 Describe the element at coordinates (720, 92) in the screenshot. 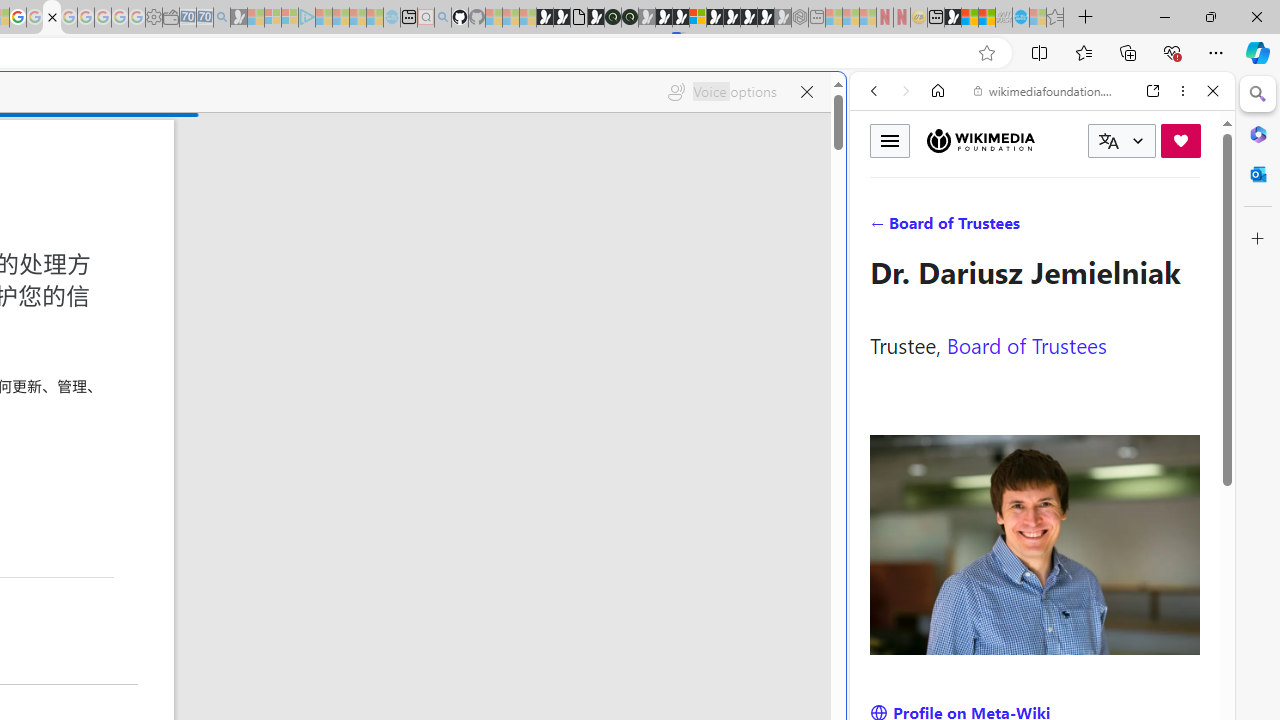

I see `'Voice options'` at that location.